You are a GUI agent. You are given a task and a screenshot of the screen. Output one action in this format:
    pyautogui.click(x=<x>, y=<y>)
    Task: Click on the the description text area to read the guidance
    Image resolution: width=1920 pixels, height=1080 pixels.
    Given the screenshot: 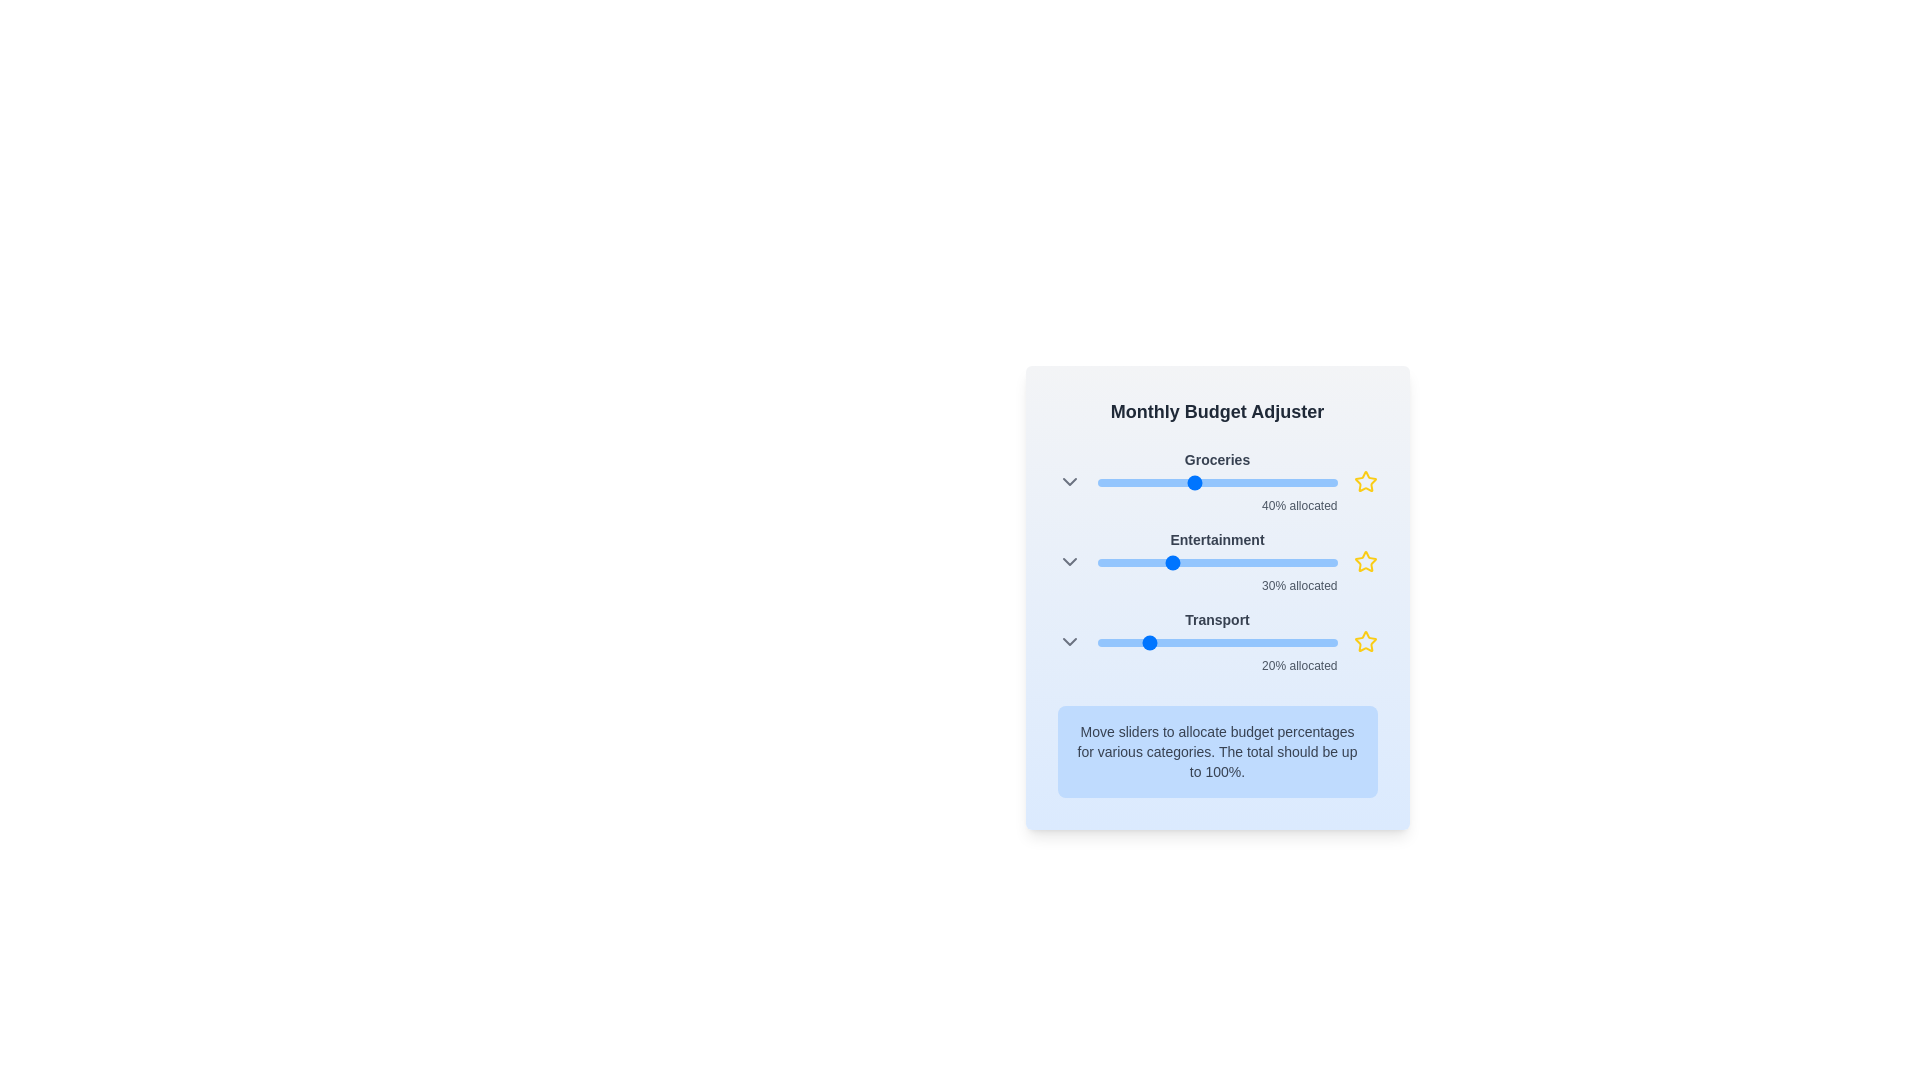 What is the action you would take?
    pyautogui.click(x=1216, y=752)
    